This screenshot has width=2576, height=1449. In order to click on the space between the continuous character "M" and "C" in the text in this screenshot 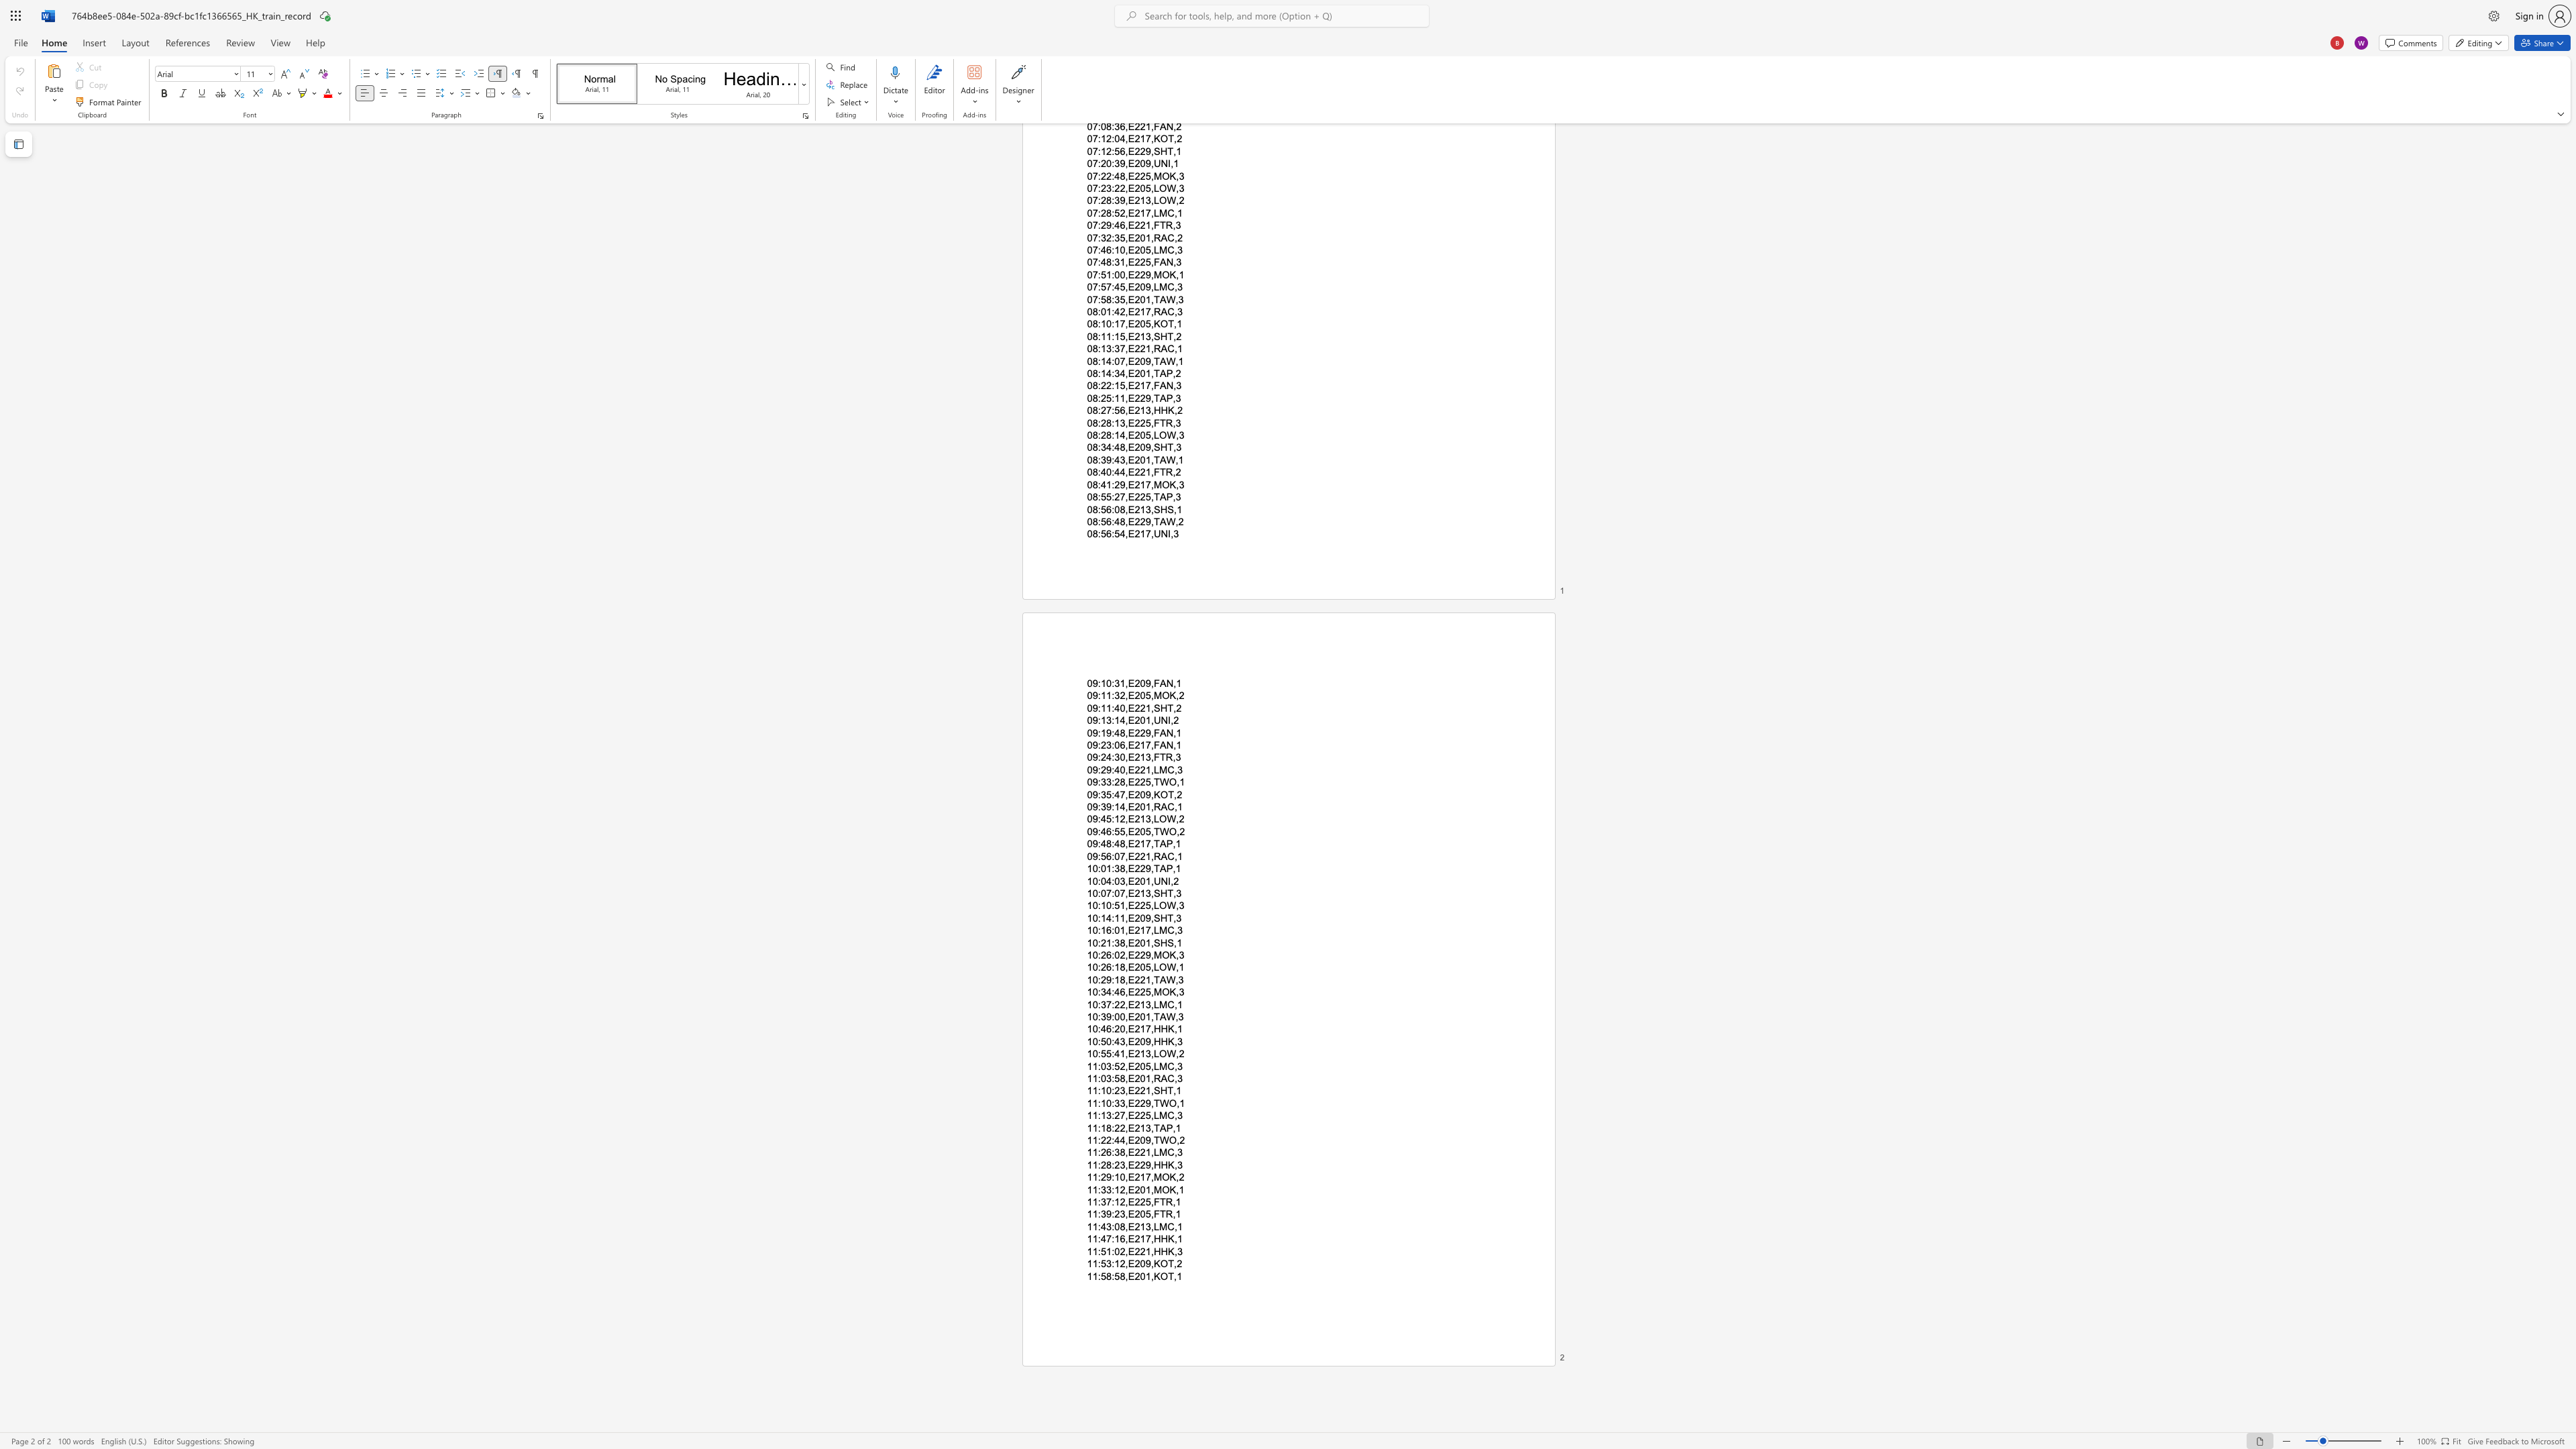, I will do `click(1165, 1152)`.